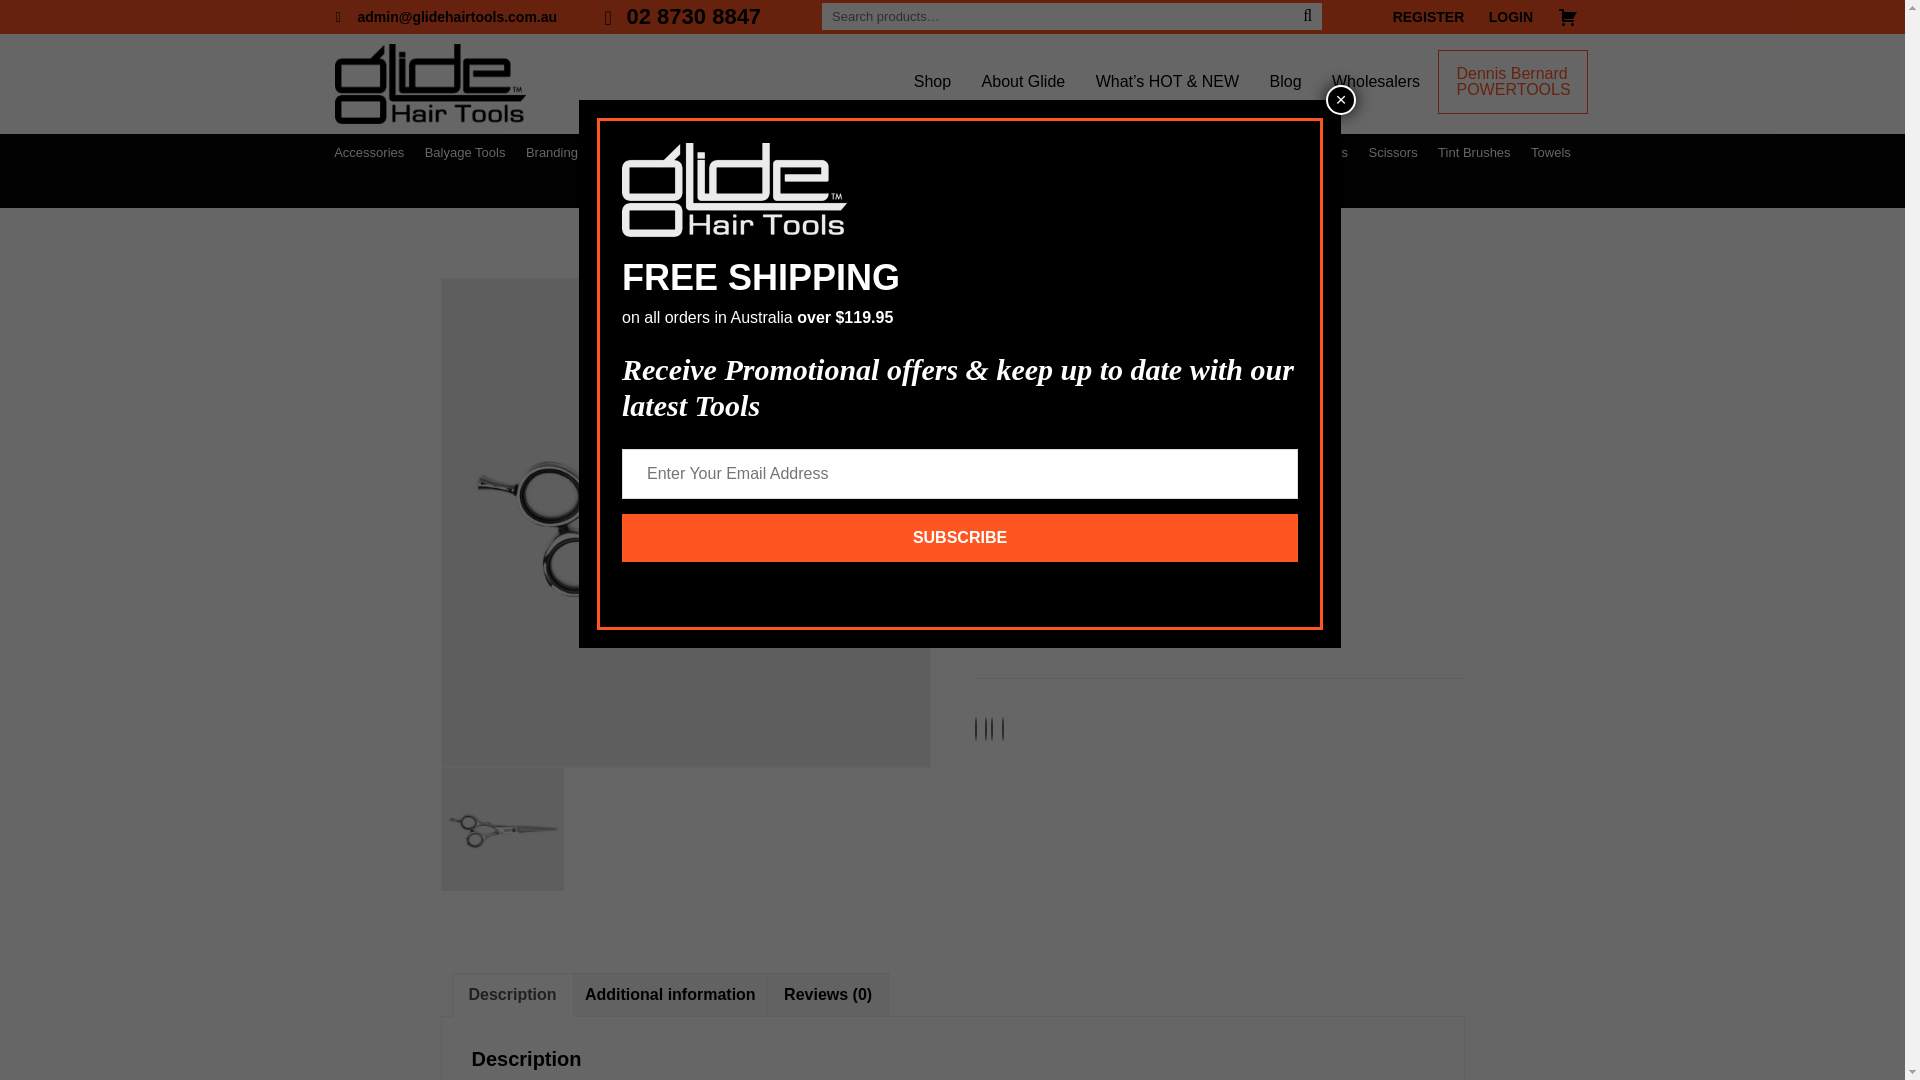  I want to click on 'LOGIN', so click(1478, 16).